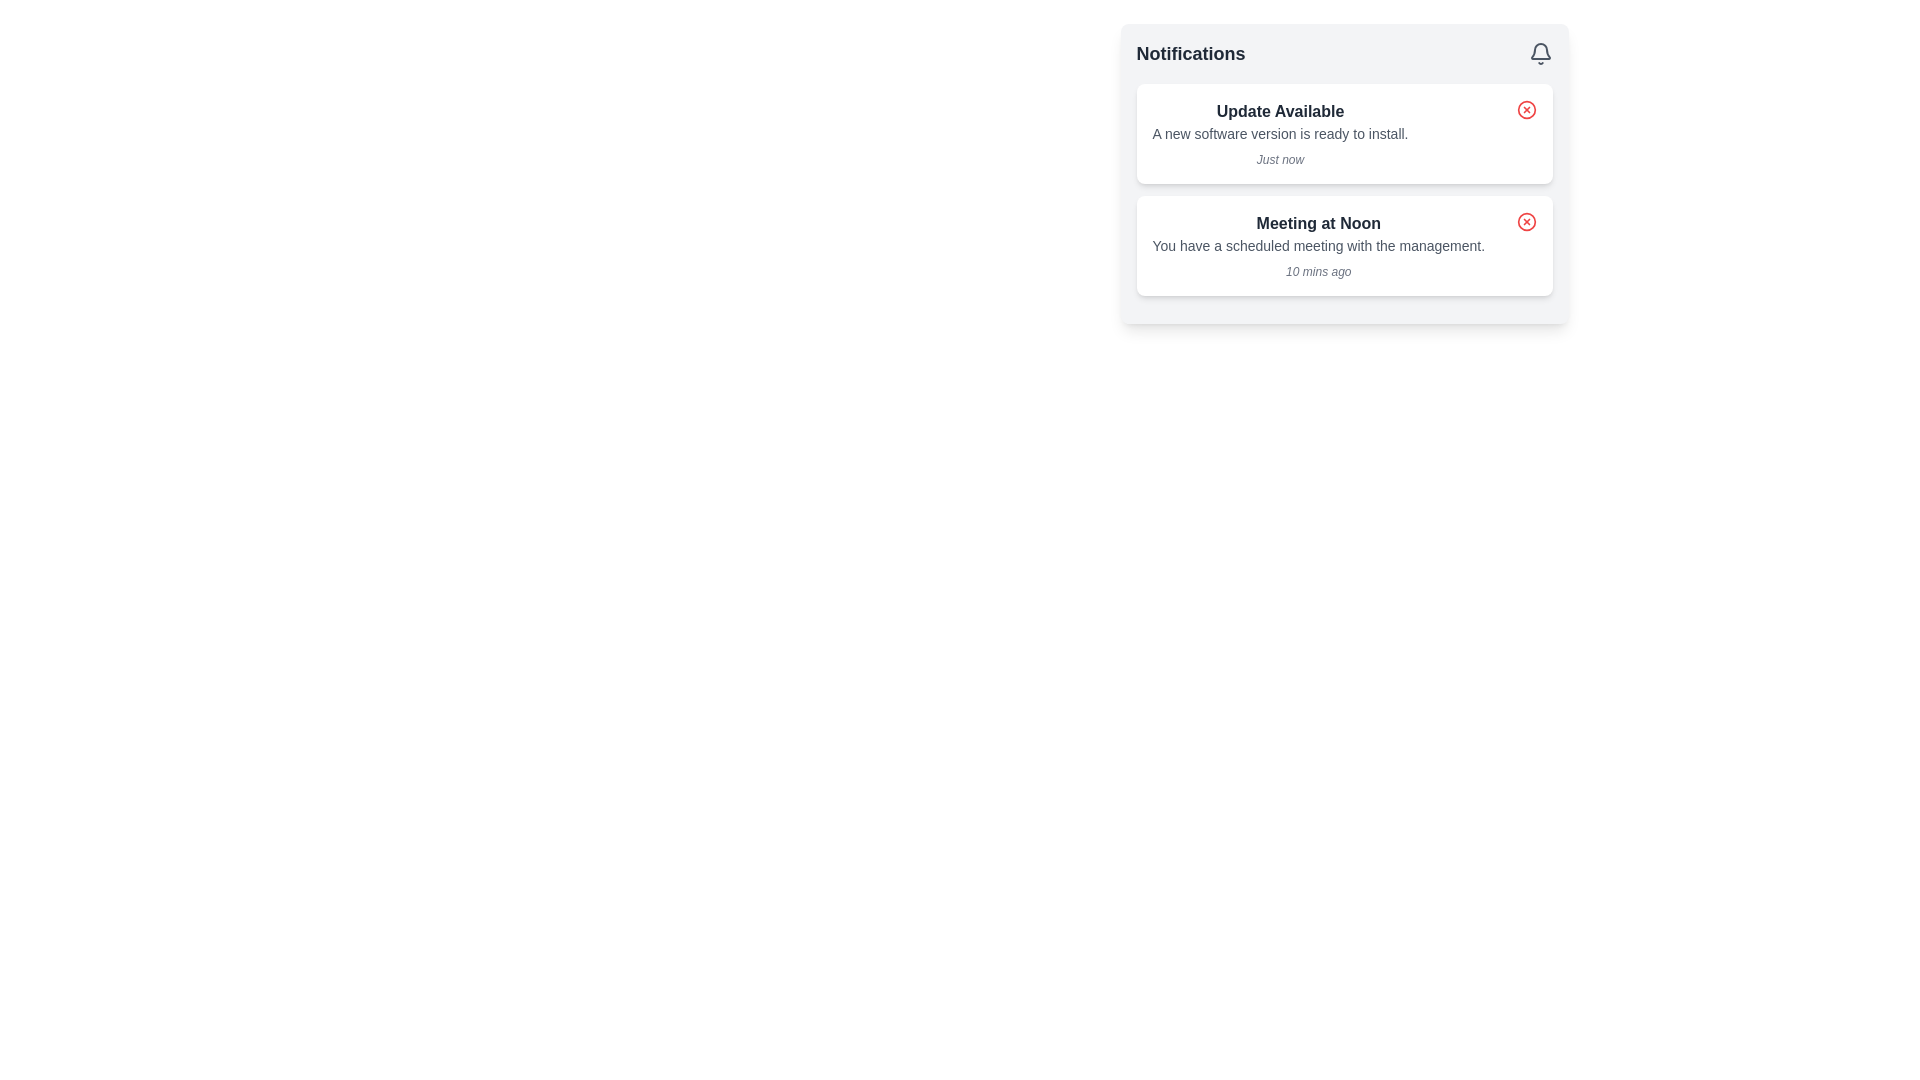 This screenshot has height=1080, width=1920. What do you see at coordinates (1344, 134) in the screenshot?
I see `notification card that informs about the availability of a new software update, positioned in the Notifications section above the 'Meeting at Noon' notification` at bounding box center [1344, 134].